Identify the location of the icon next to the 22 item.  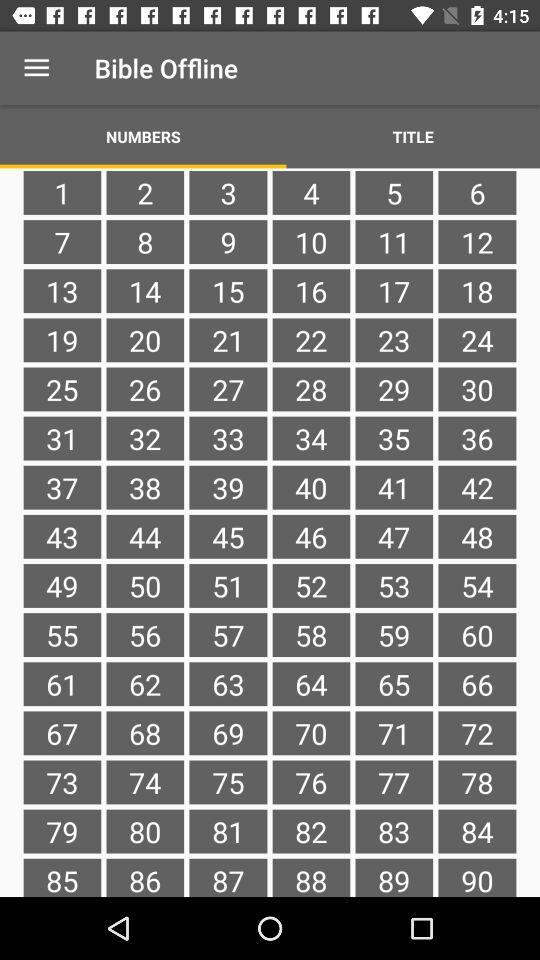
(227, 388).